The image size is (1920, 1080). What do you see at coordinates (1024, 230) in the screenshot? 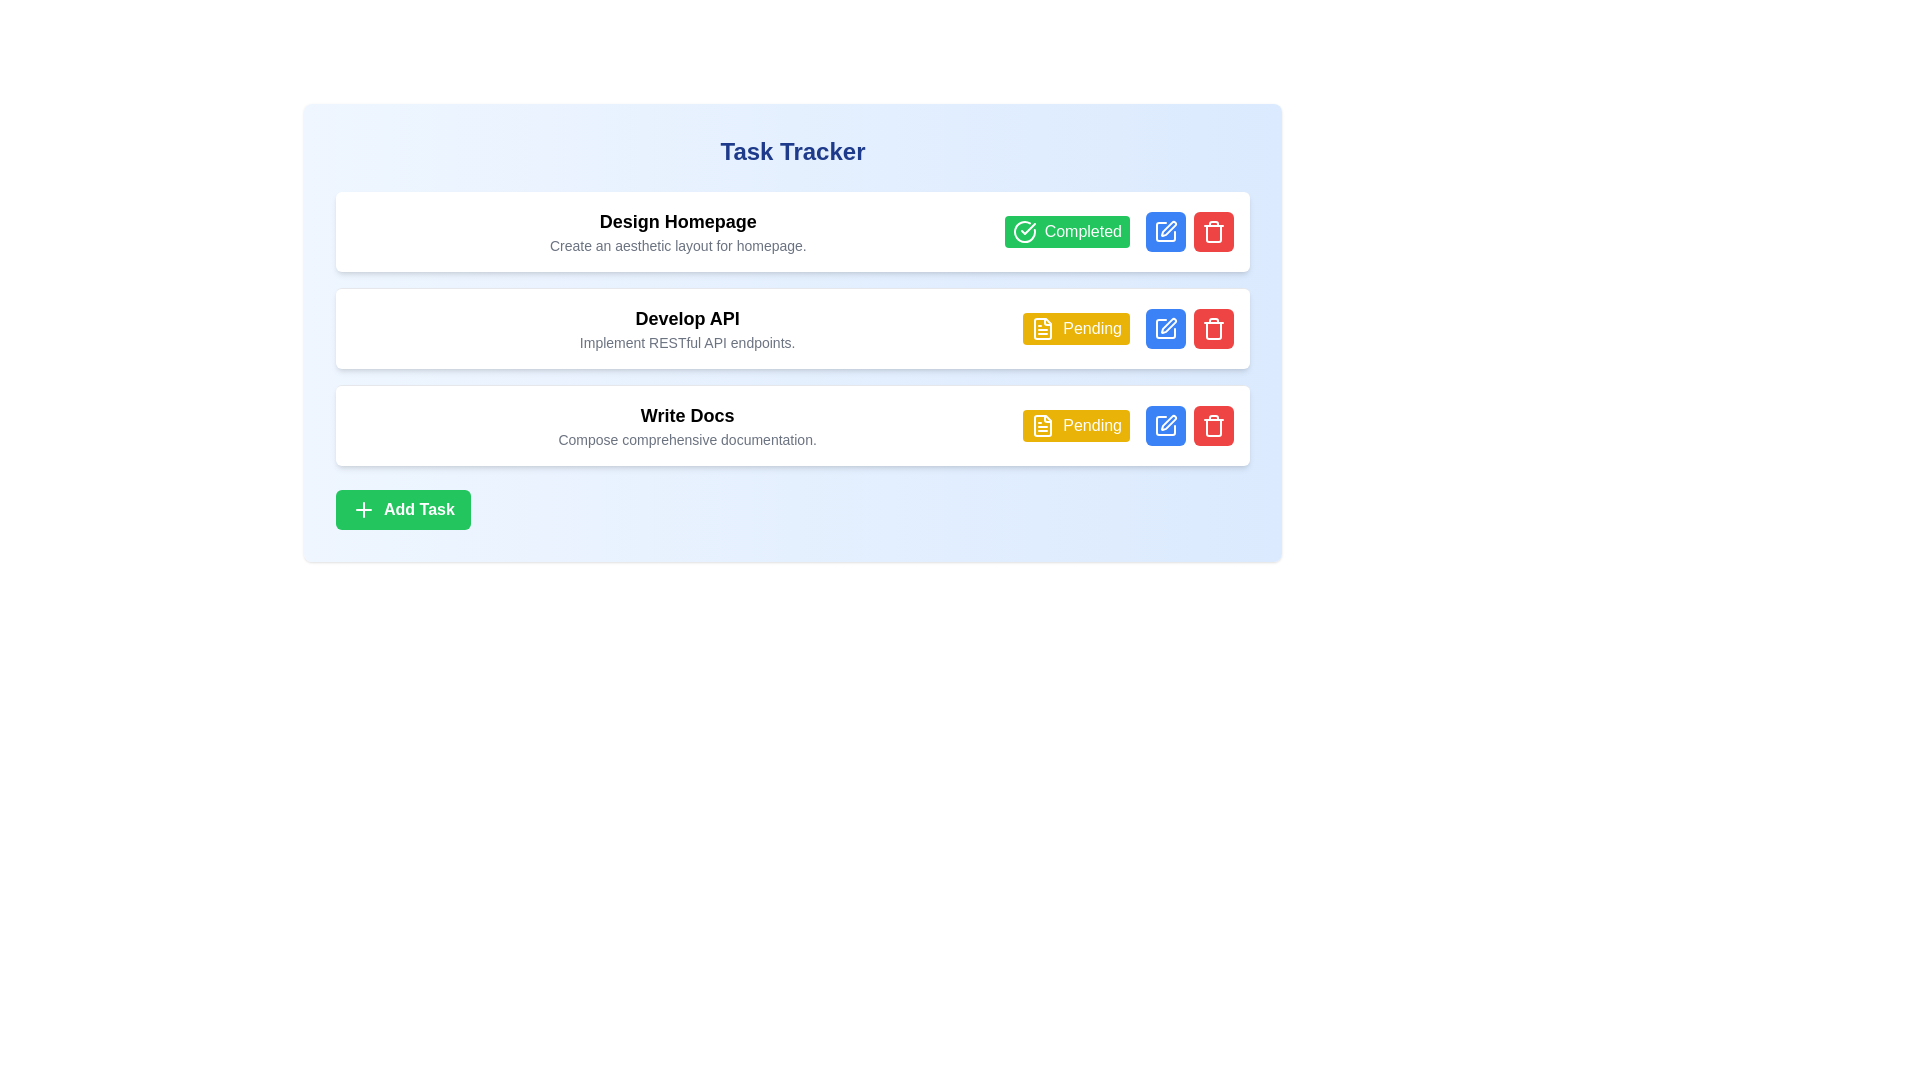
I see `the completion status icon located to the left of the 'Completed' label within the green rectangular badge in the 'Design Homepage' task row at the top of the task list` at bounding box center [1024, 230].